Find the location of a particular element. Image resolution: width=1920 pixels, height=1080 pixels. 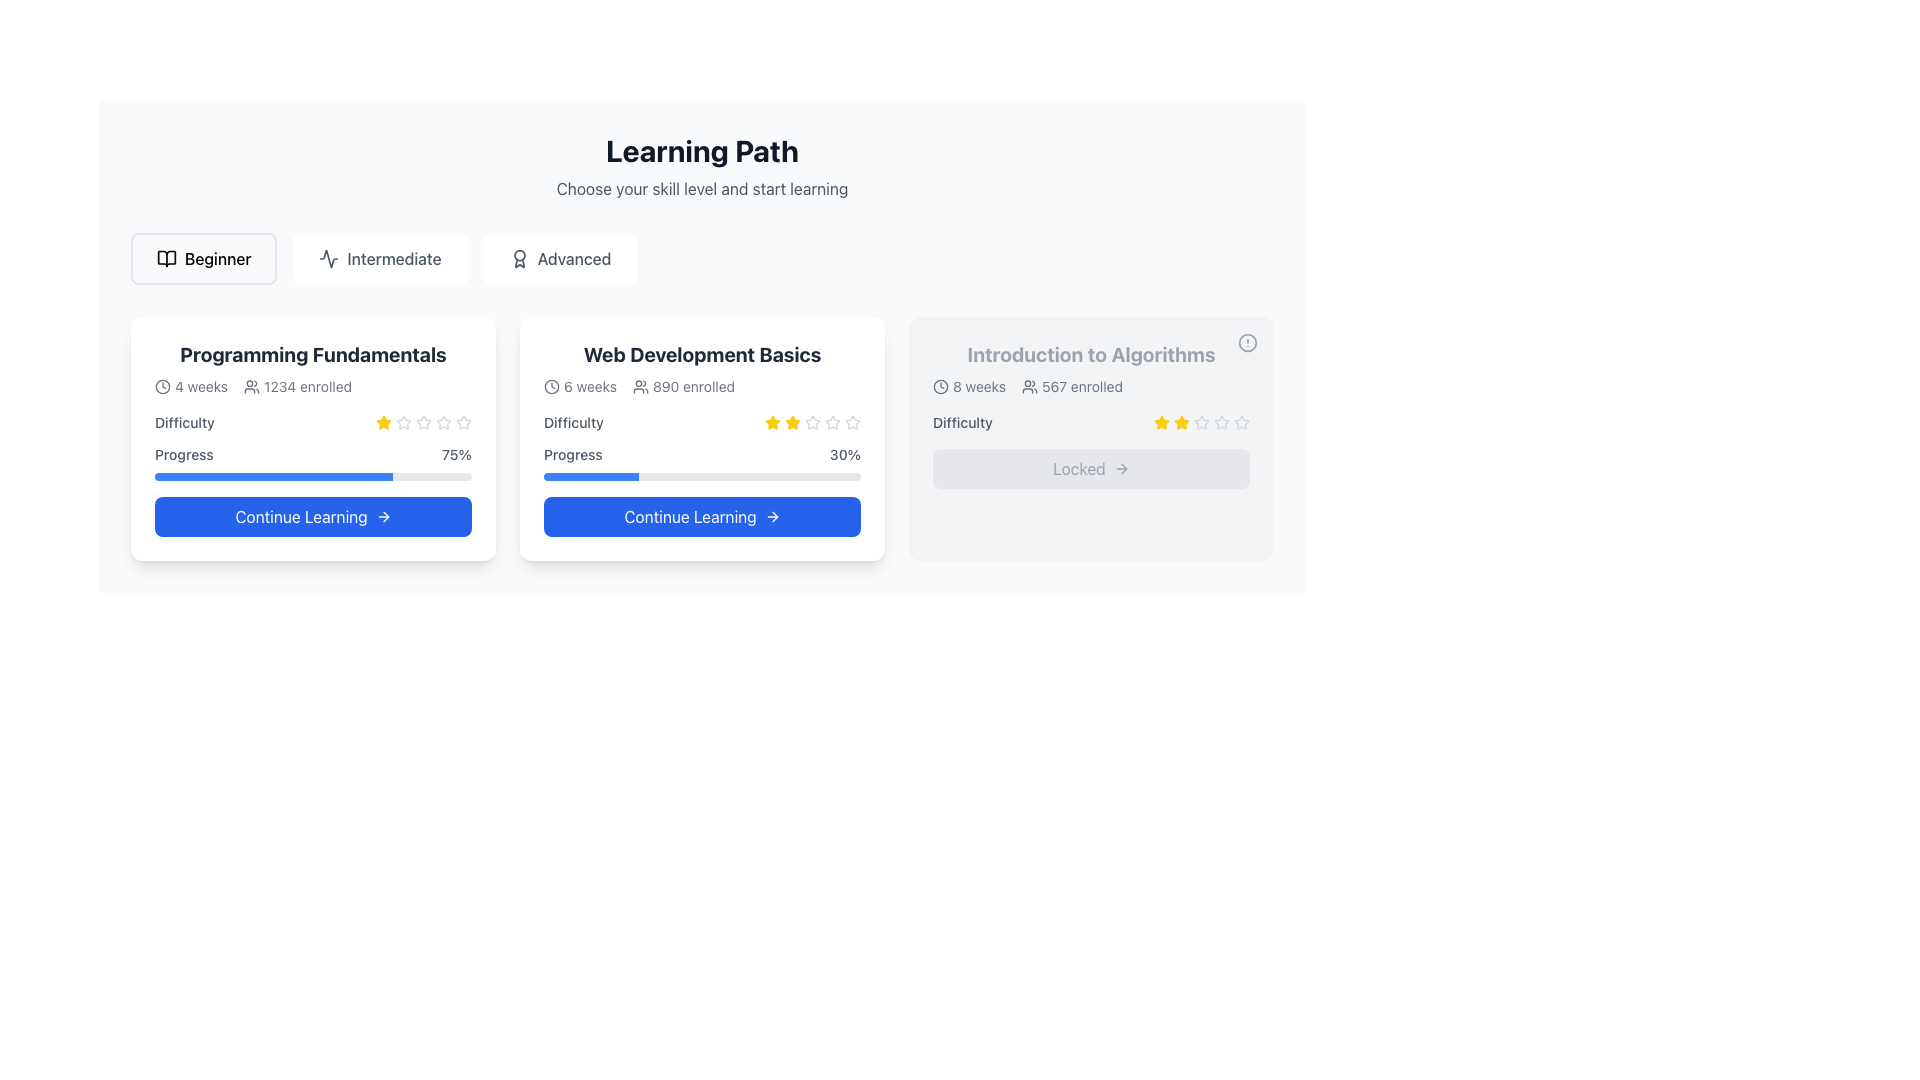

details from the text block titled 'Programming Fundamentals', which includes '4 weeks' duration and '1234 enrolled' count is located at coordinates (312, 369).